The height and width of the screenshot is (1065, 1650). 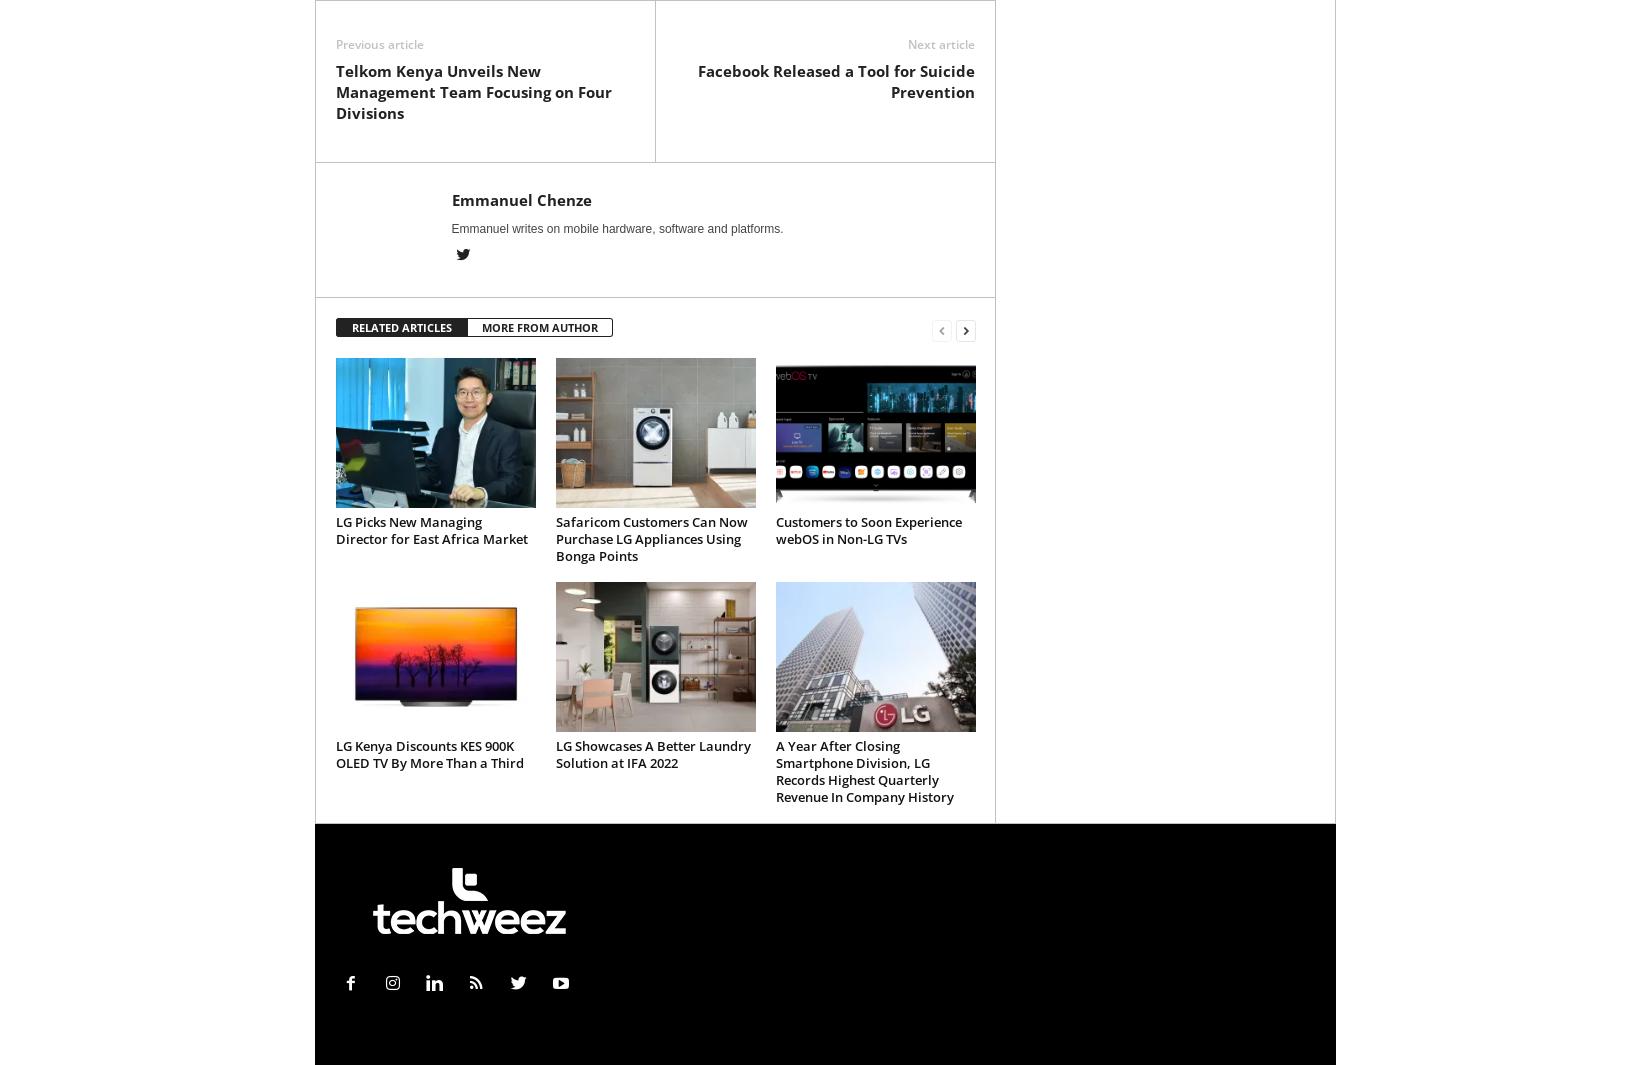 I want to click on 'MORE FROM AUTHOR', so click(x=538, y=326).